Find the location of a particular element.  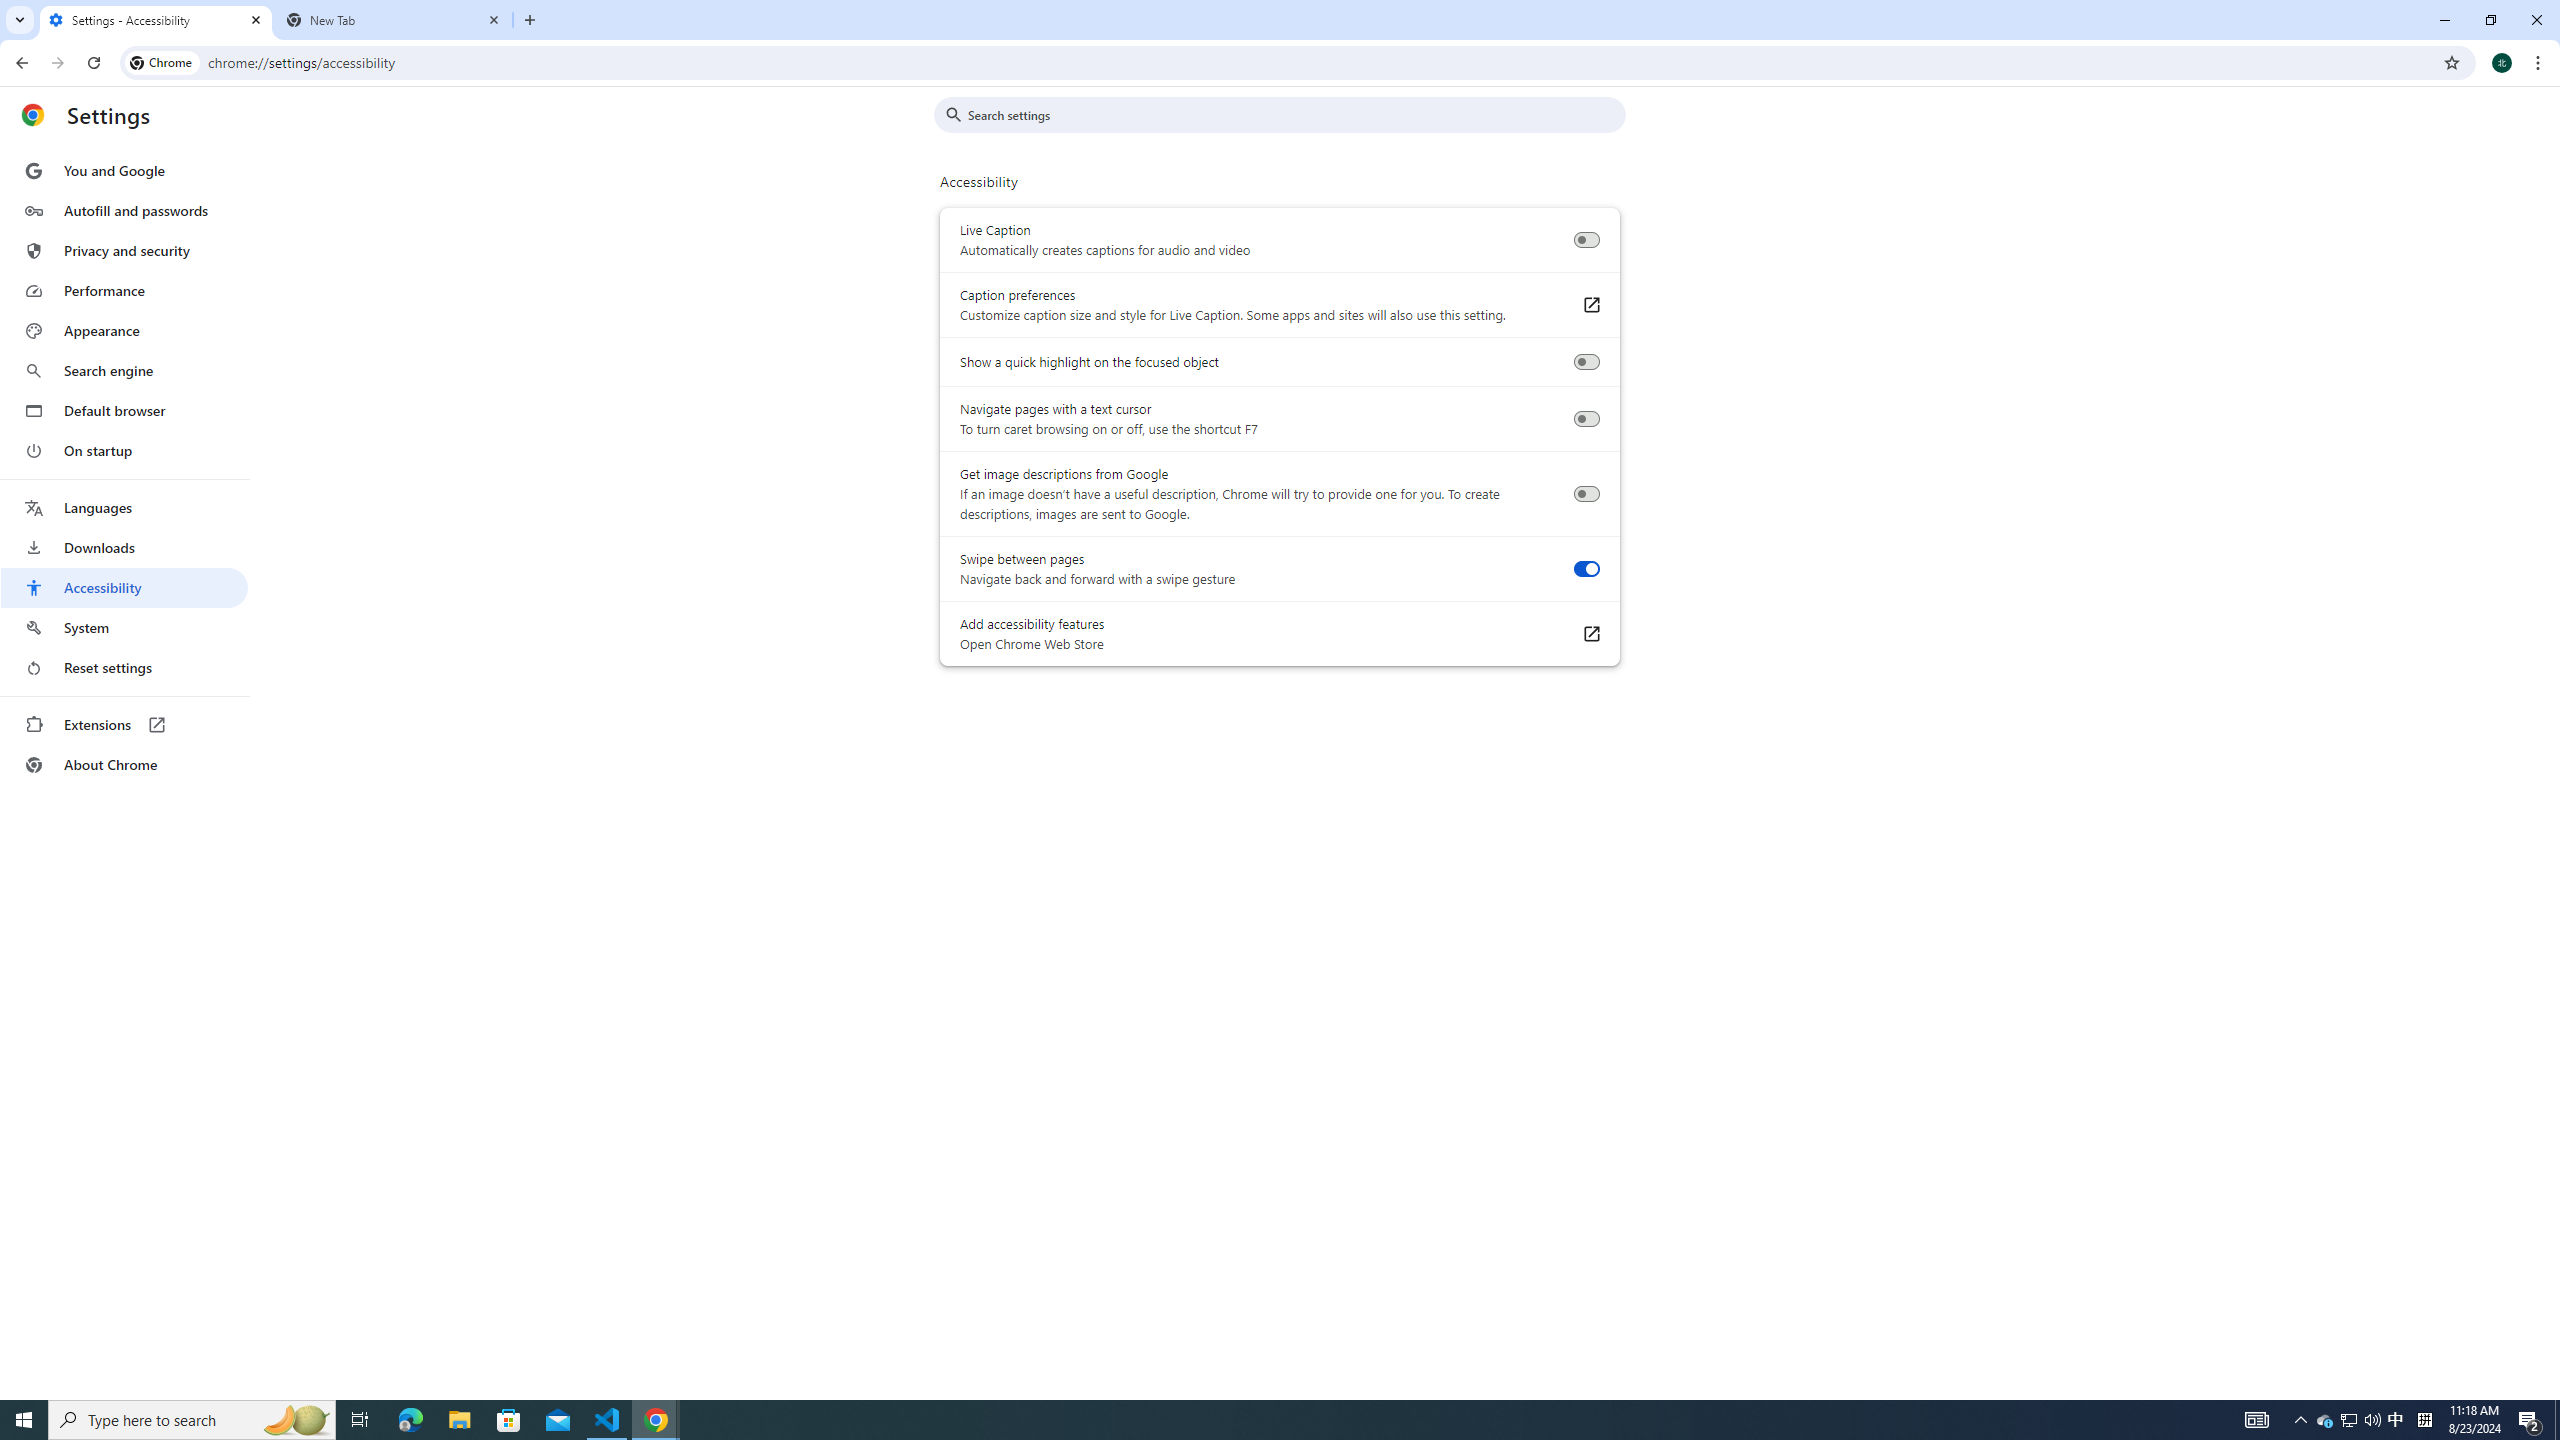

'Get image descriptions from Google' is located at coordinates (1585, 494).